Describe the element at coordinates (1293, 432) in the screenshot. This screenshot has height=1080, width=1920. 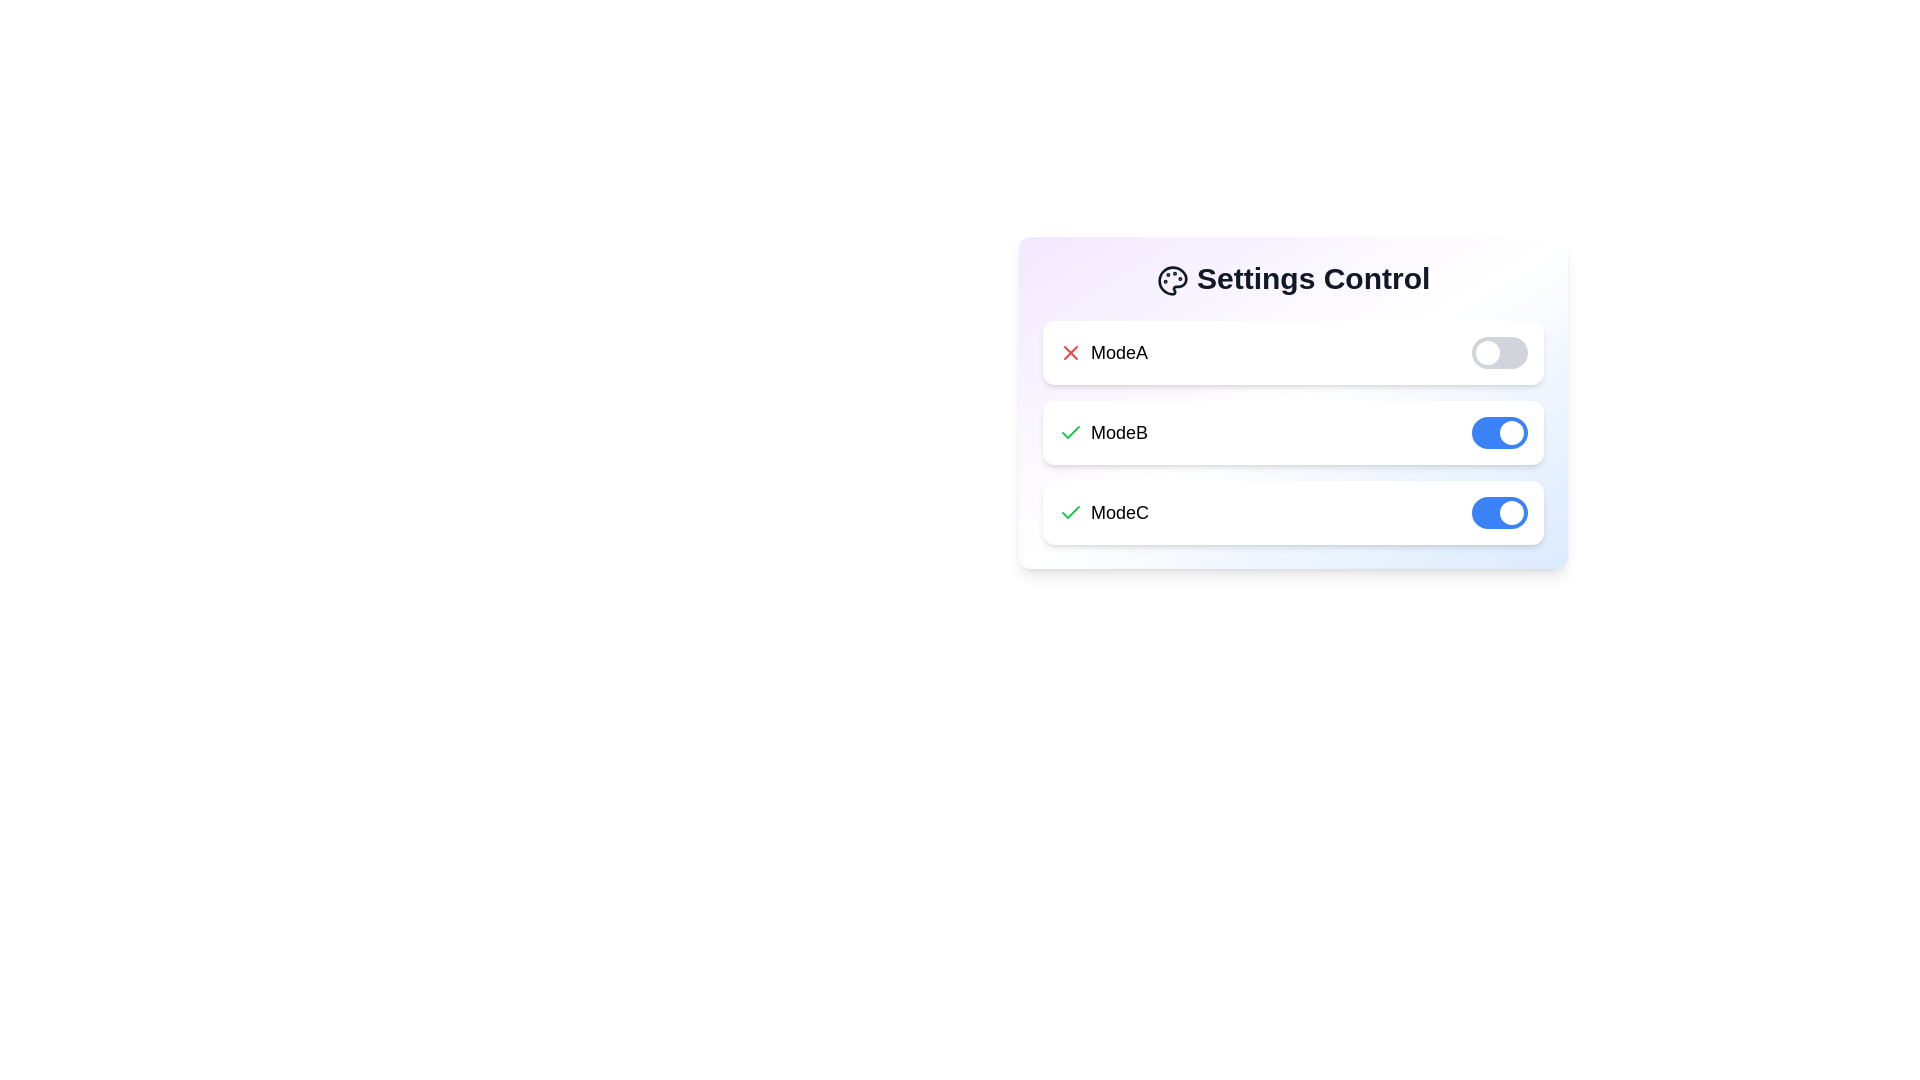
I see `the active 'ModeB' toggle button of the Selectable mode item` at that location.